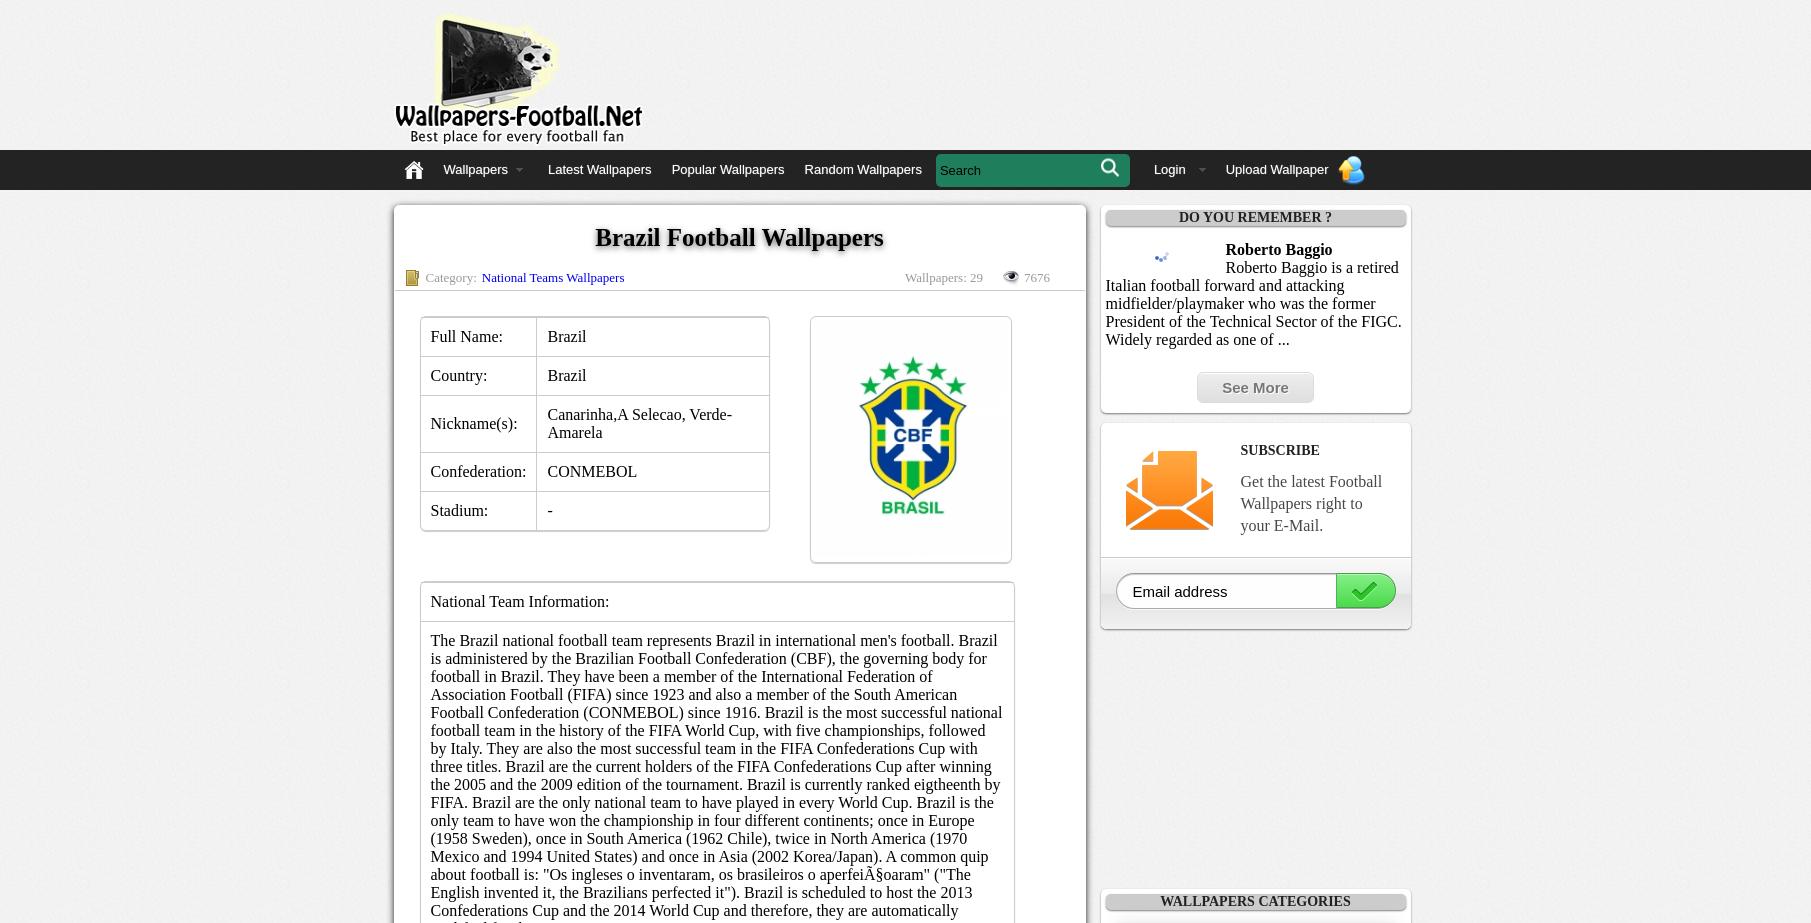 This screenshot has width=1811, height=923. What do you see at coordinates (1224, 169) in the screenshot?
I see `'Upload Wallpaper'` at bounding box center [1224, 169].